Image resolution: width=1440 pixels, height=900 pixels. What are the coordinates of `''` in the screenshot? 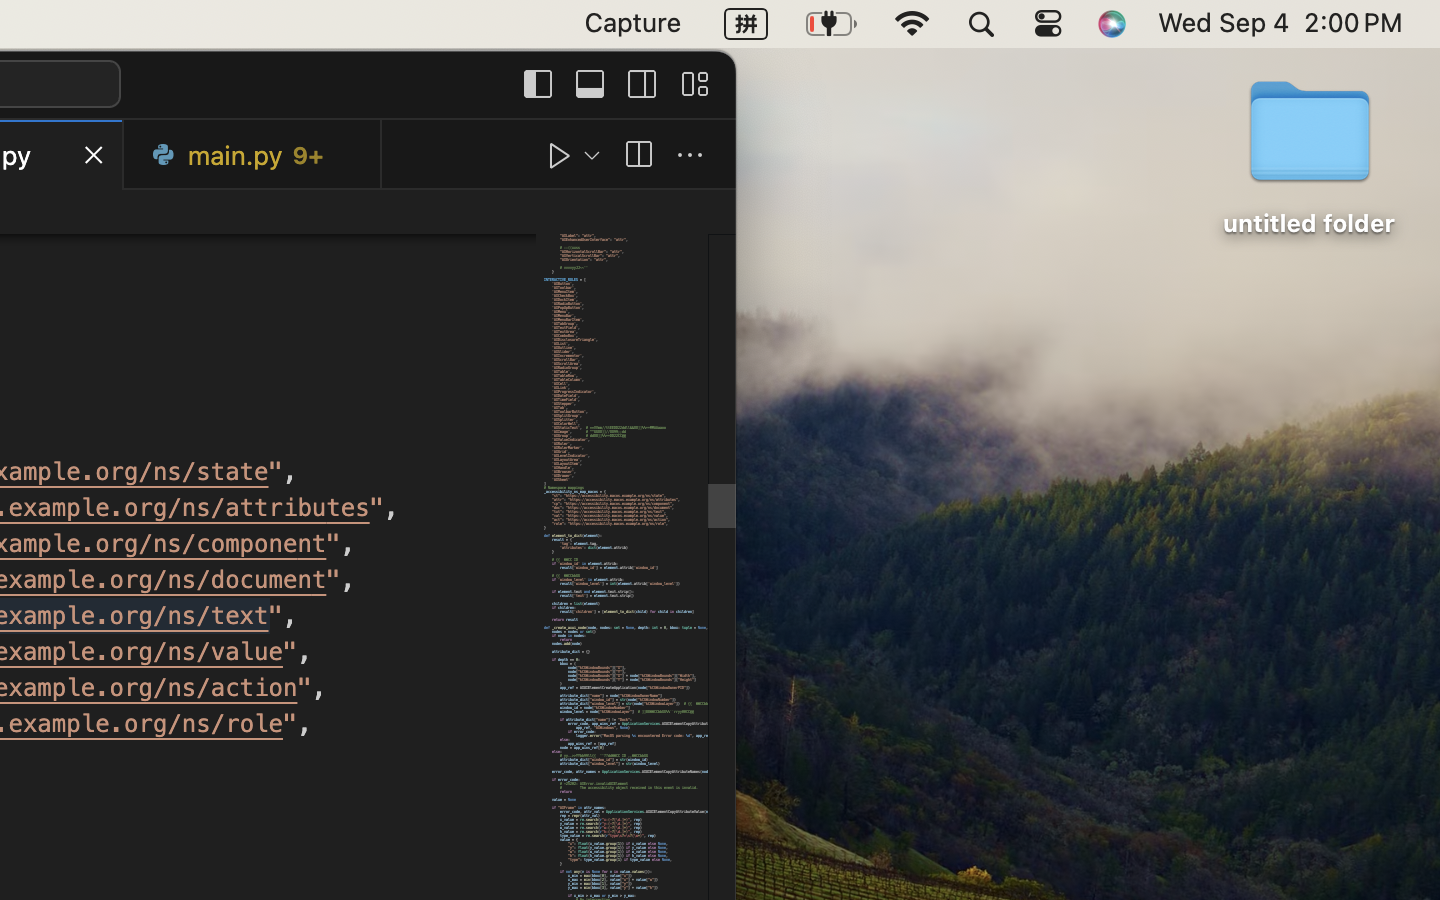 It's located at (589, 82).